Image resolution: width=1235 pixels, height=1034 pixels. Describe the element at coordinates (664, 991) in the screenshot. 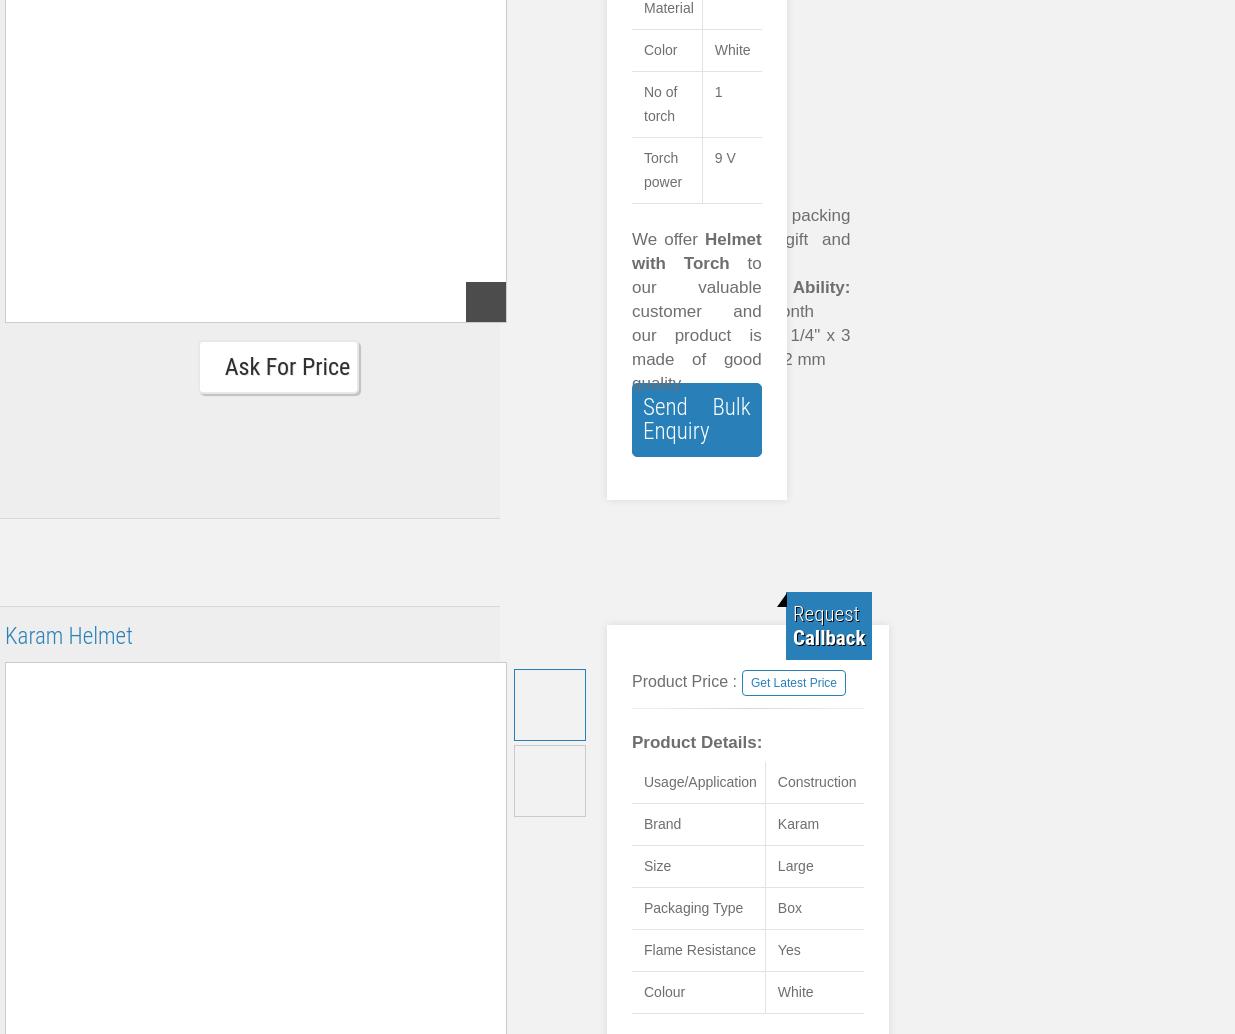

I see `'Colour'` at that location.